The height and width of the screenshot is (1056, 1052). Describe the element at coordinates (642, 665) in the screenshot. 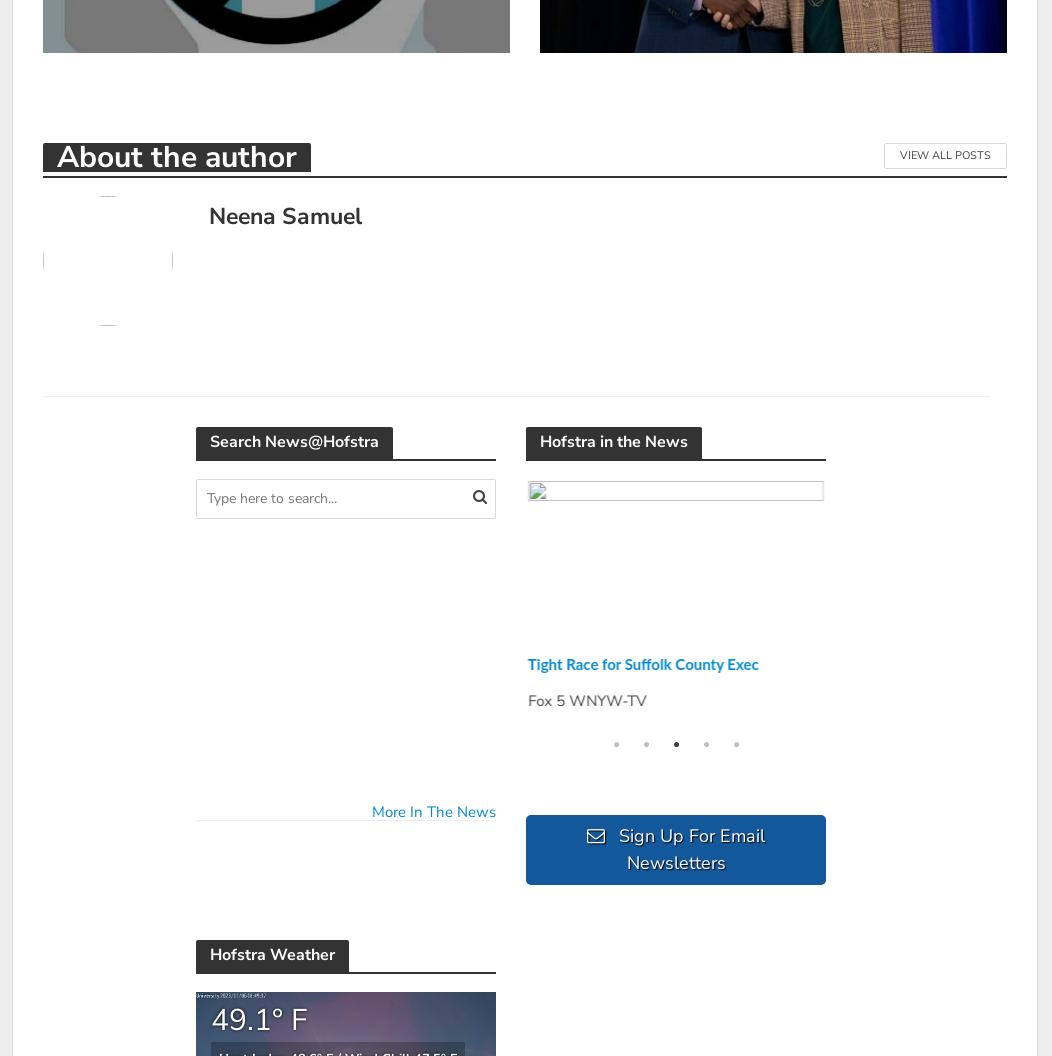

I see `'Tight Race for Suffolk County Exec'` at that location.